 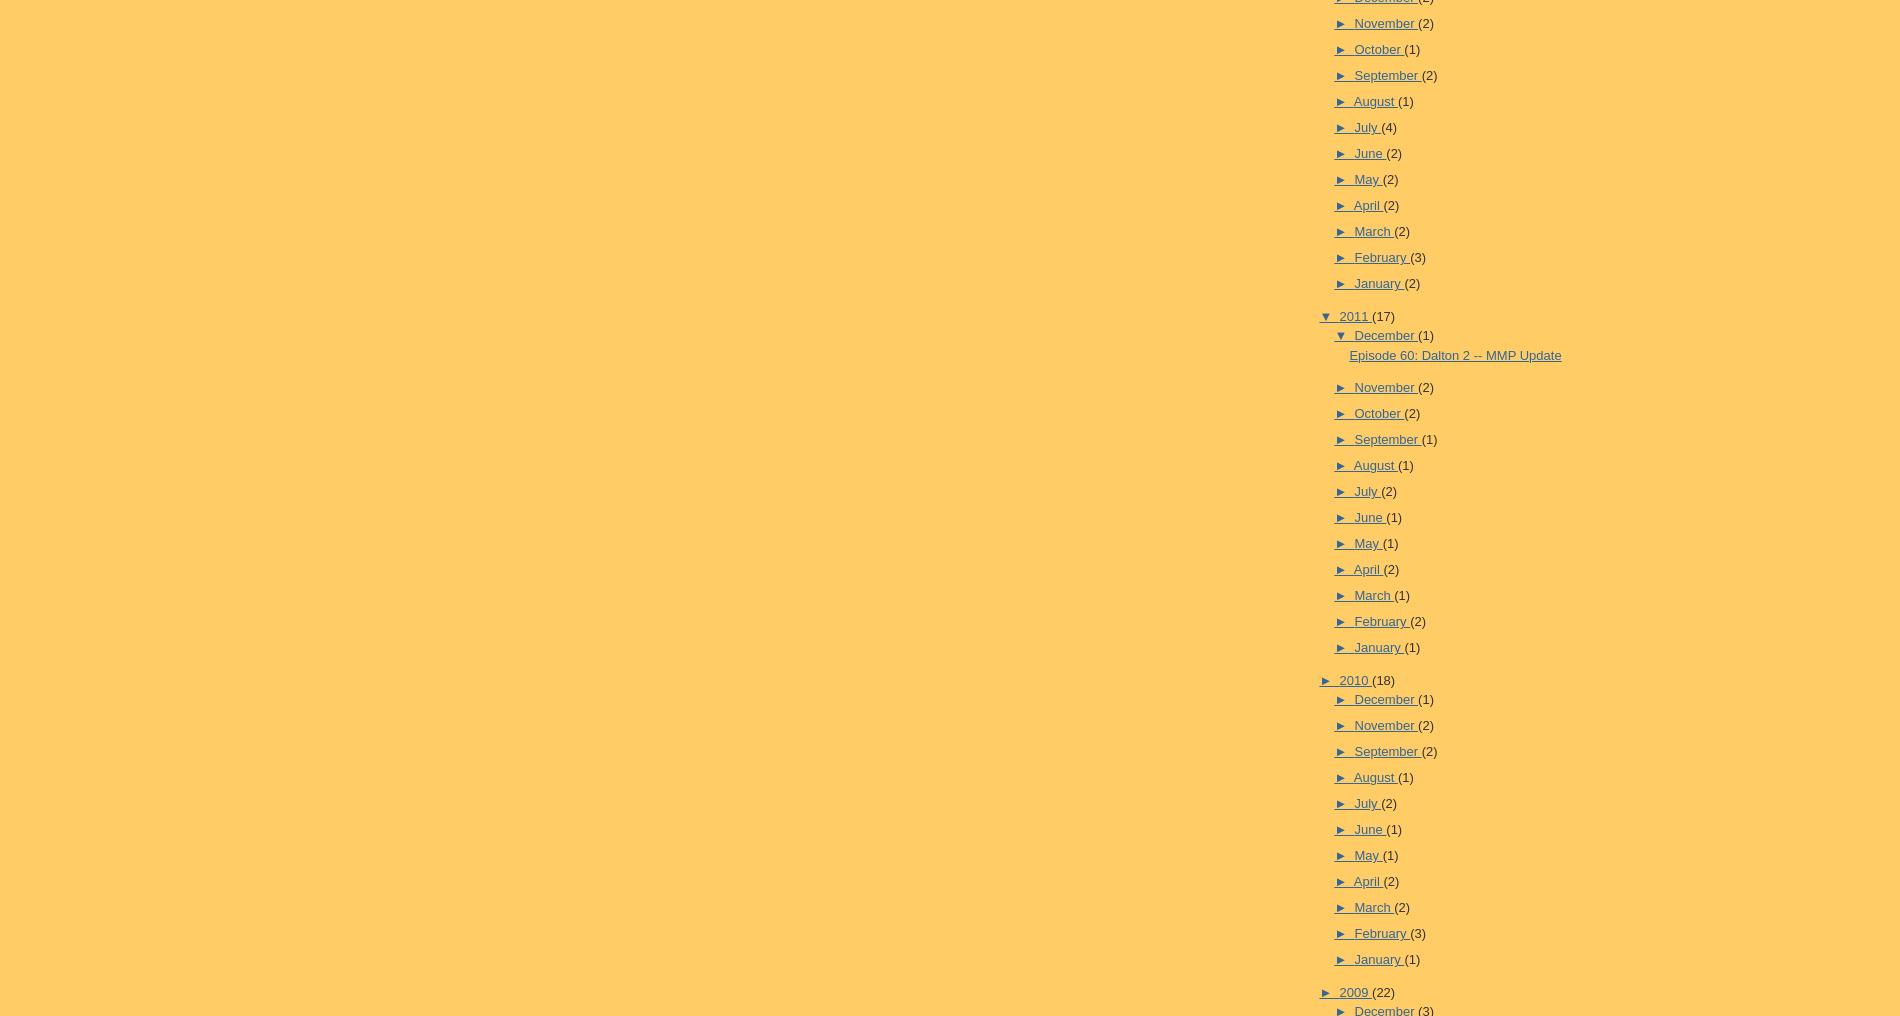 I want to click on 'Episode 60: Dalton 2 -- MMP Update', so click(x=1455, y=354).